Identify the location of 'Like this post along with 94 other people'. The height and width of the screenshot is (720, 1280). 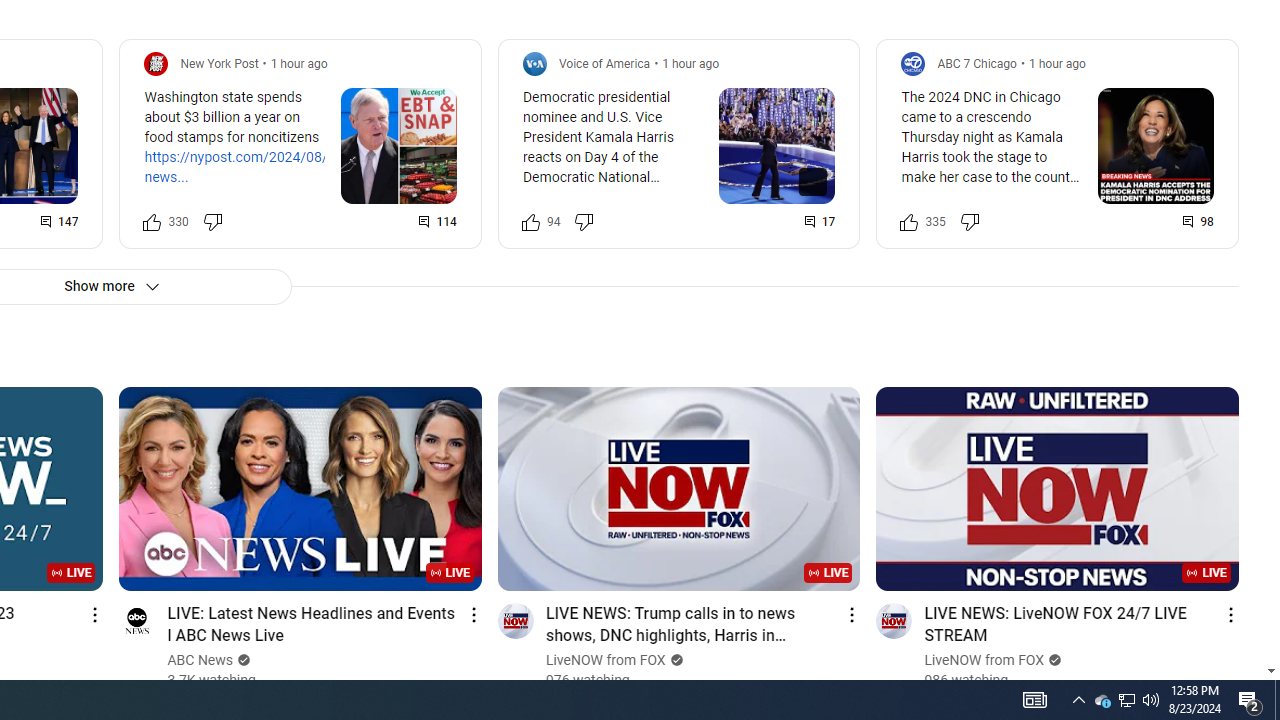
(530, 221).